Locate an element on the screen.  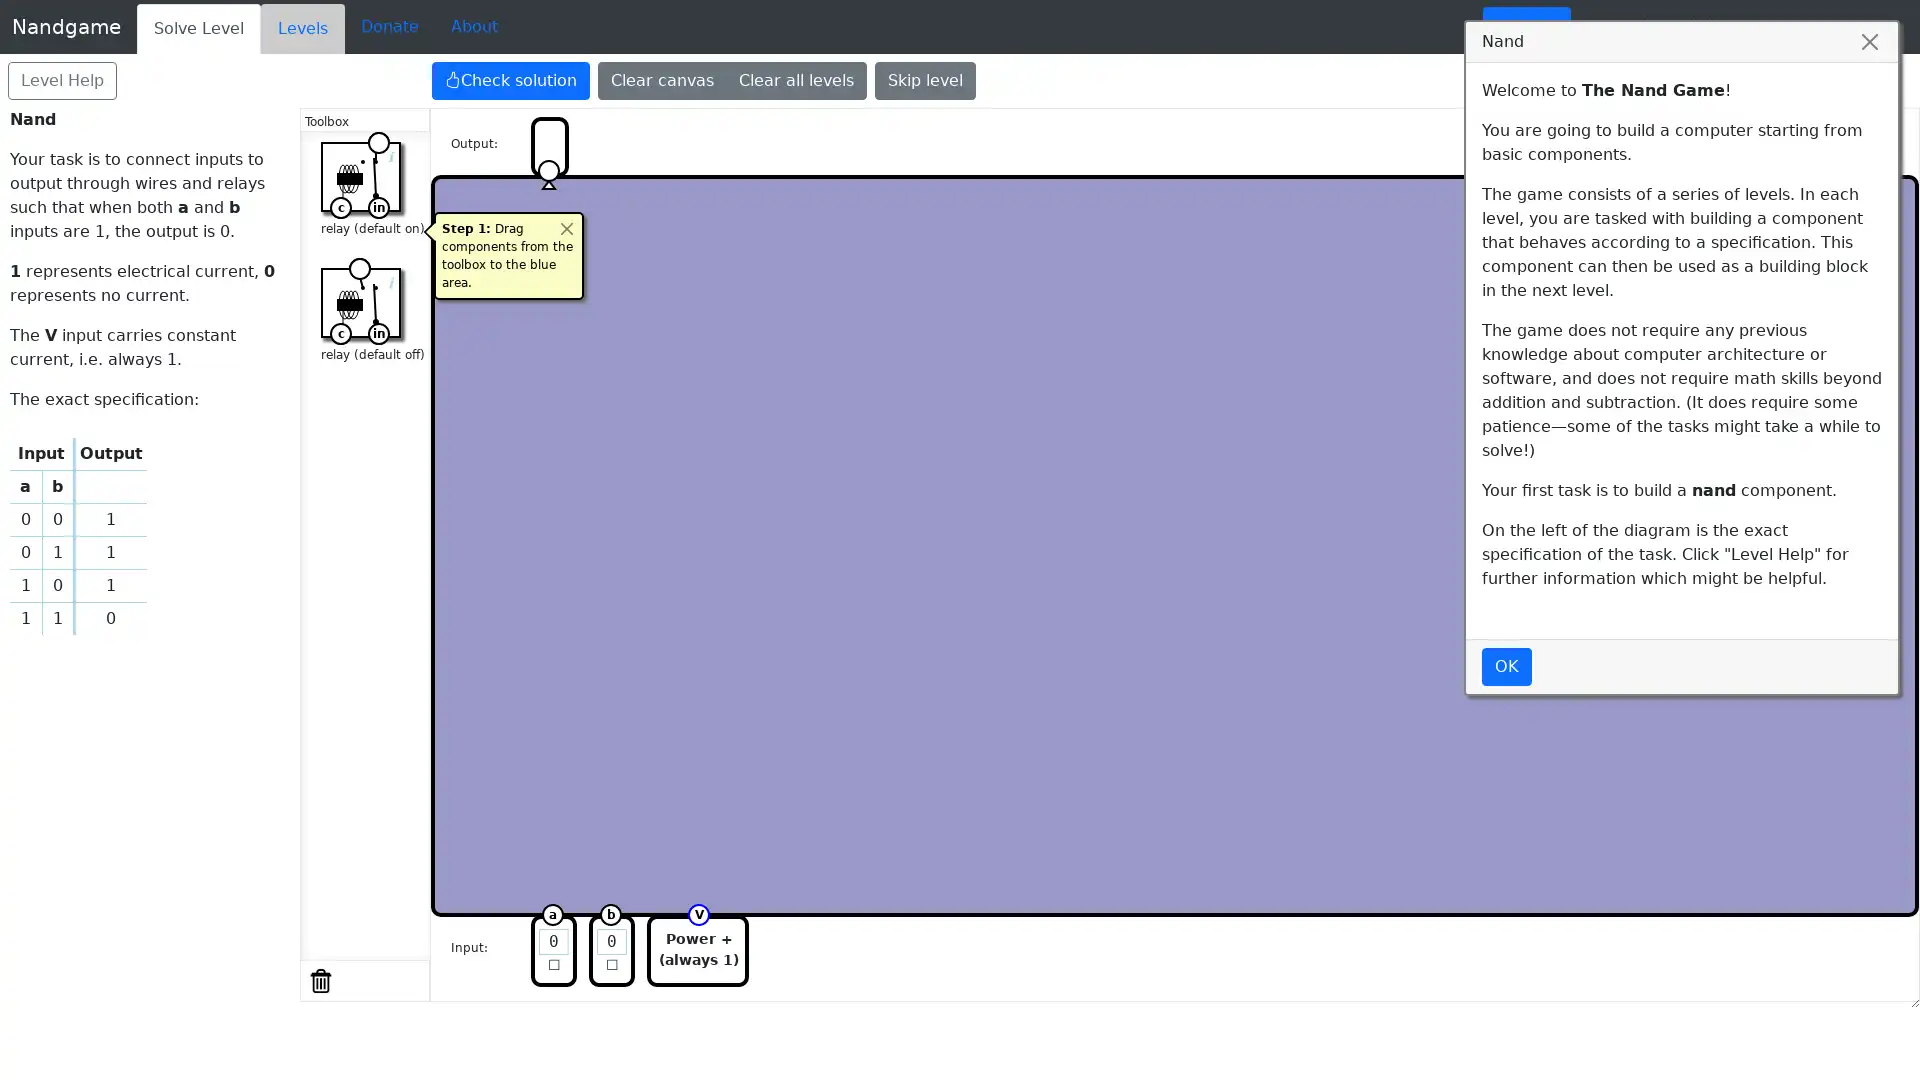
OK is located at coordinates (1507, 667).